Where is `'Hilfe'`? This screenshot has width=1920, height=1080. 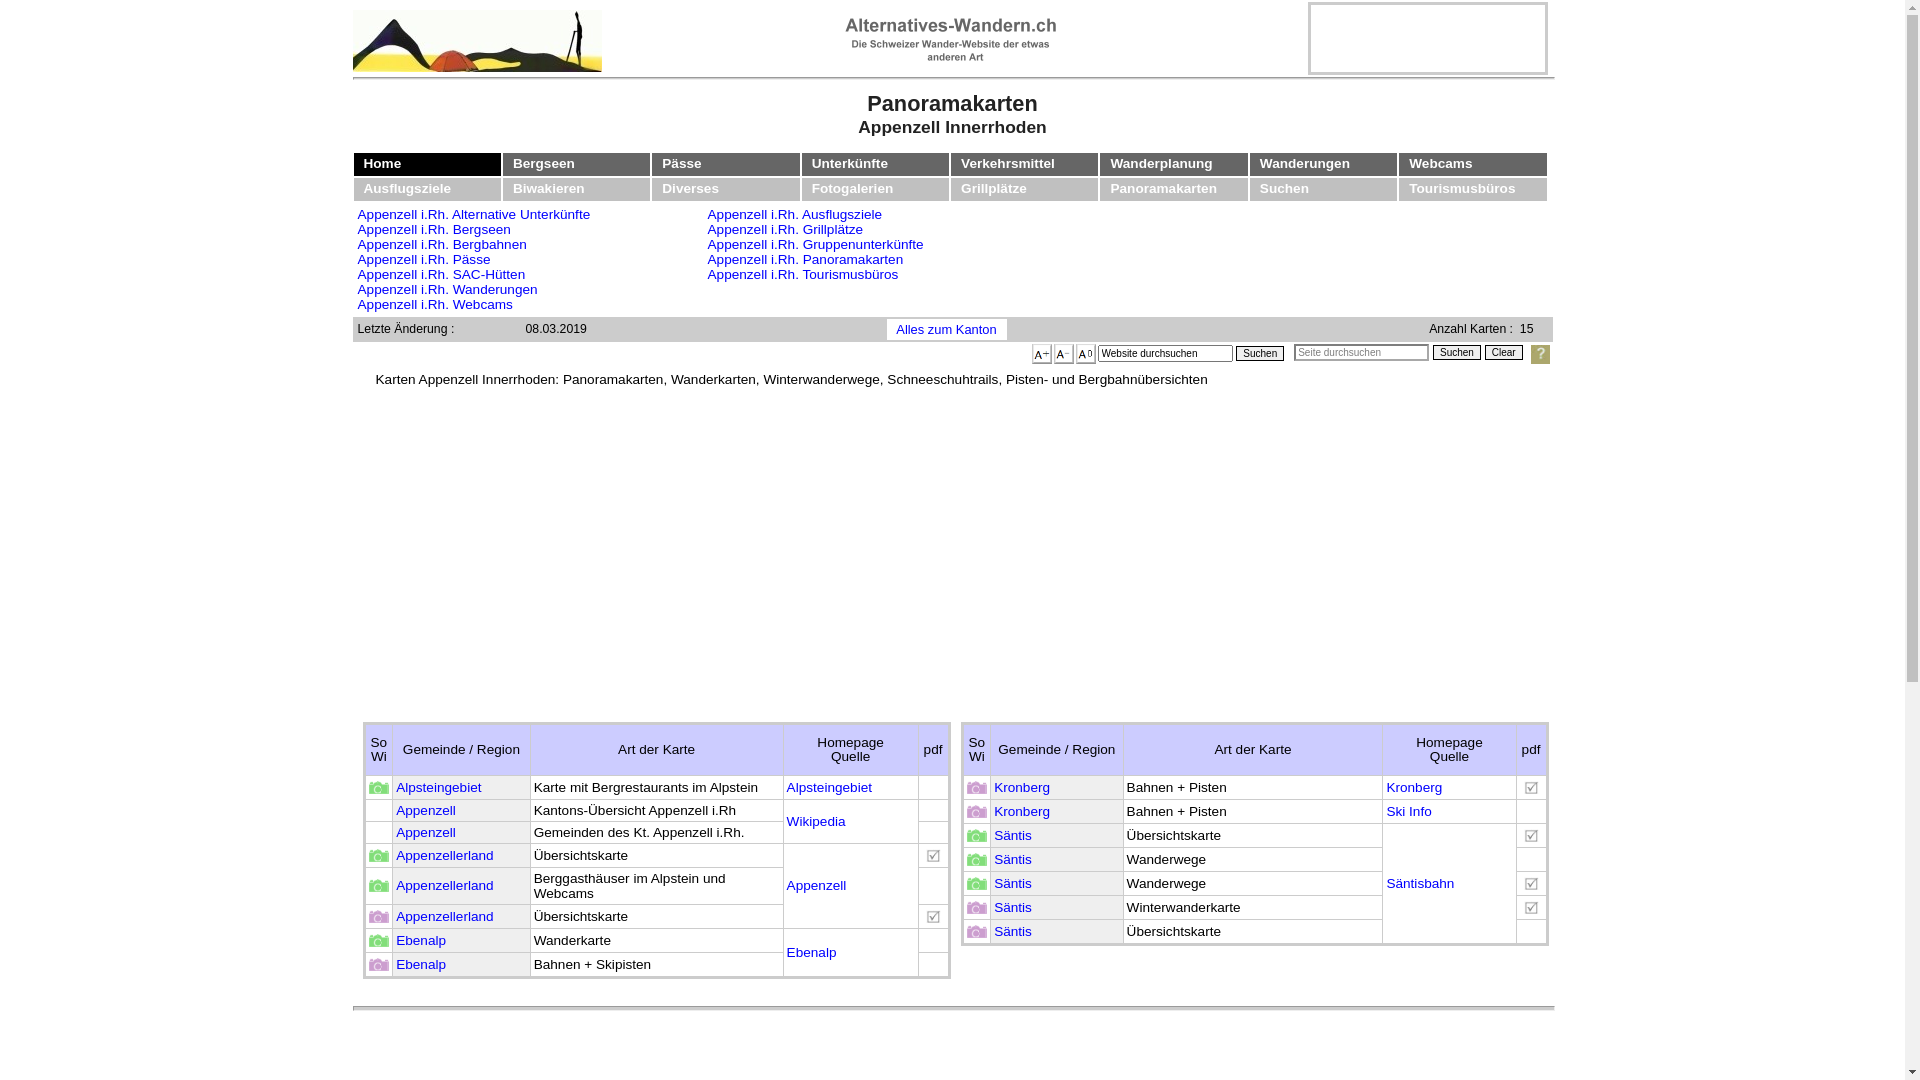 'Hilfe' is located at coordinates (1538, 353).